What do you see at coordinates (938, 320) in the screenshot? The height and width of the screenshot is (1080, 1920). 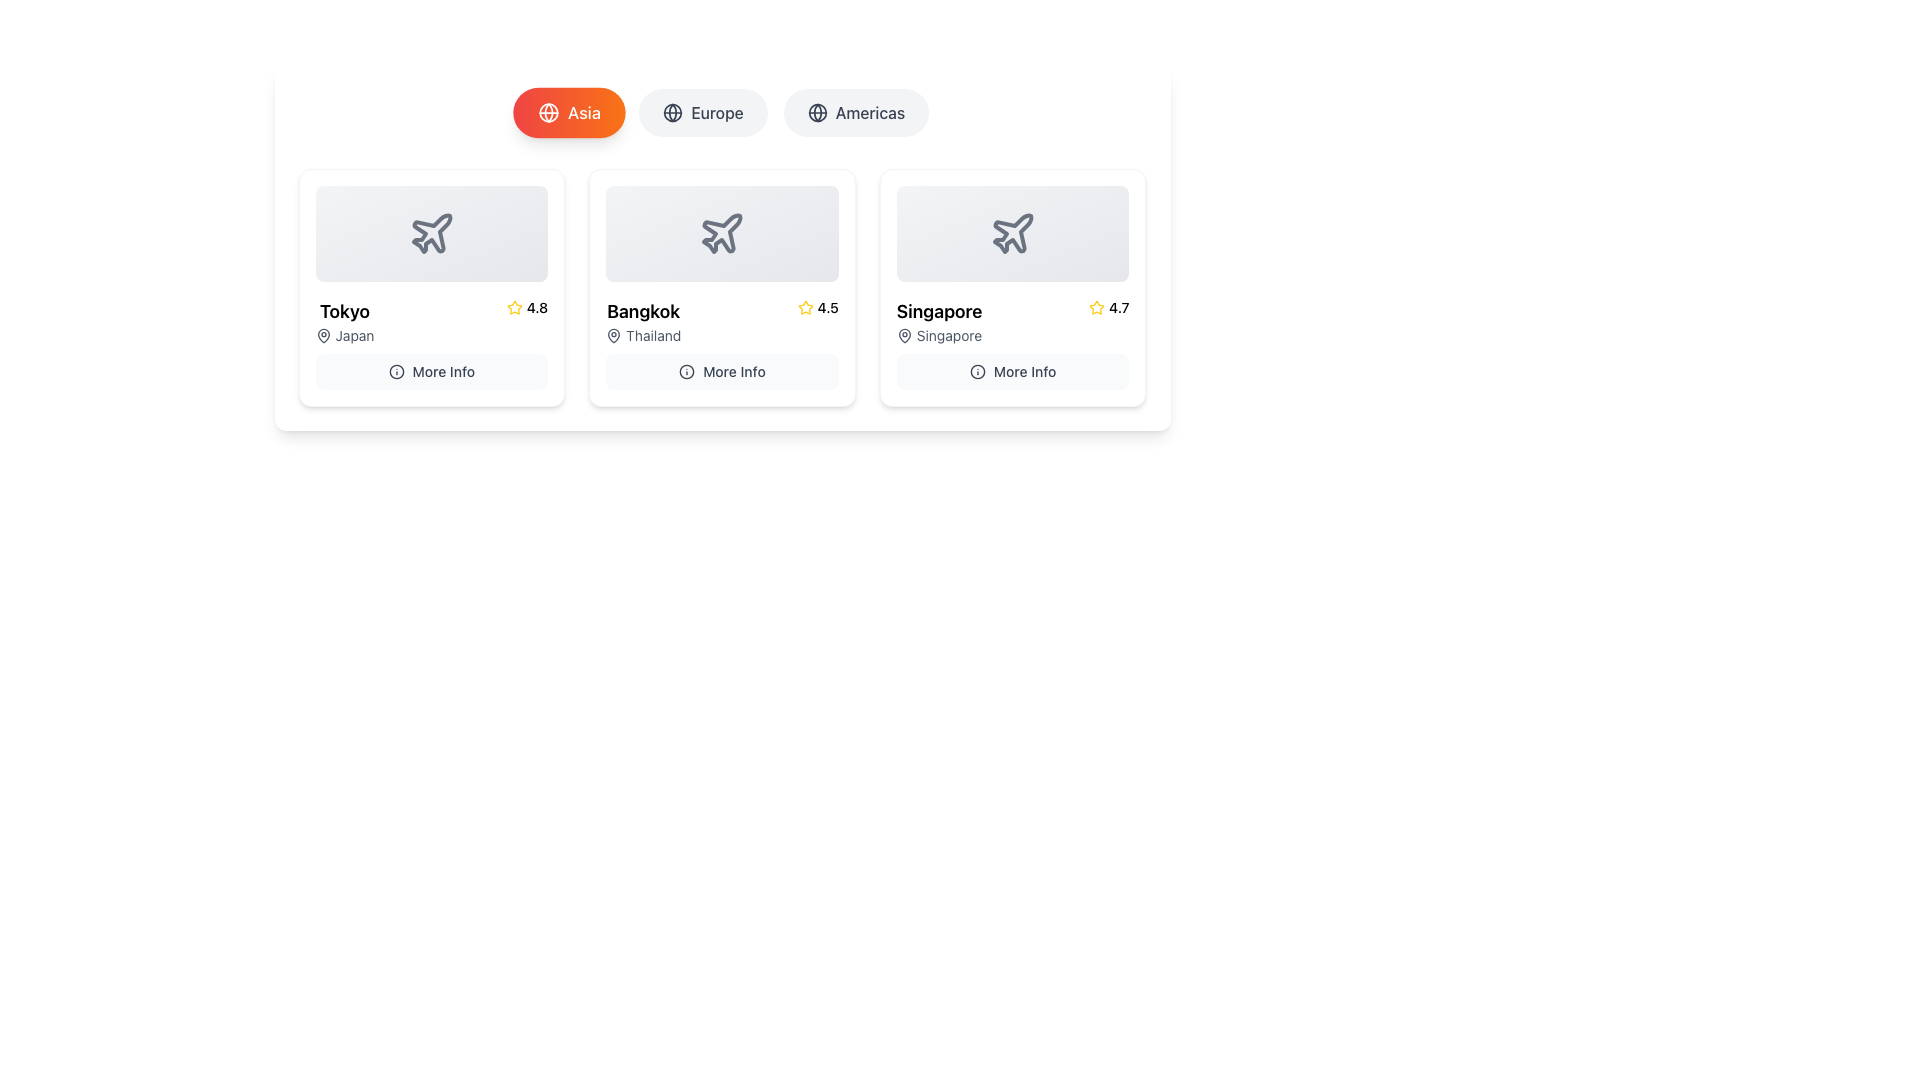 I see `the Text display with decorative icon that shows the name and location of the city 'Singapore', positioned above the 'More Info' button and below the airplane image in the third card of a horizontally aligned set of city cards` at bounding box center [938, 320].